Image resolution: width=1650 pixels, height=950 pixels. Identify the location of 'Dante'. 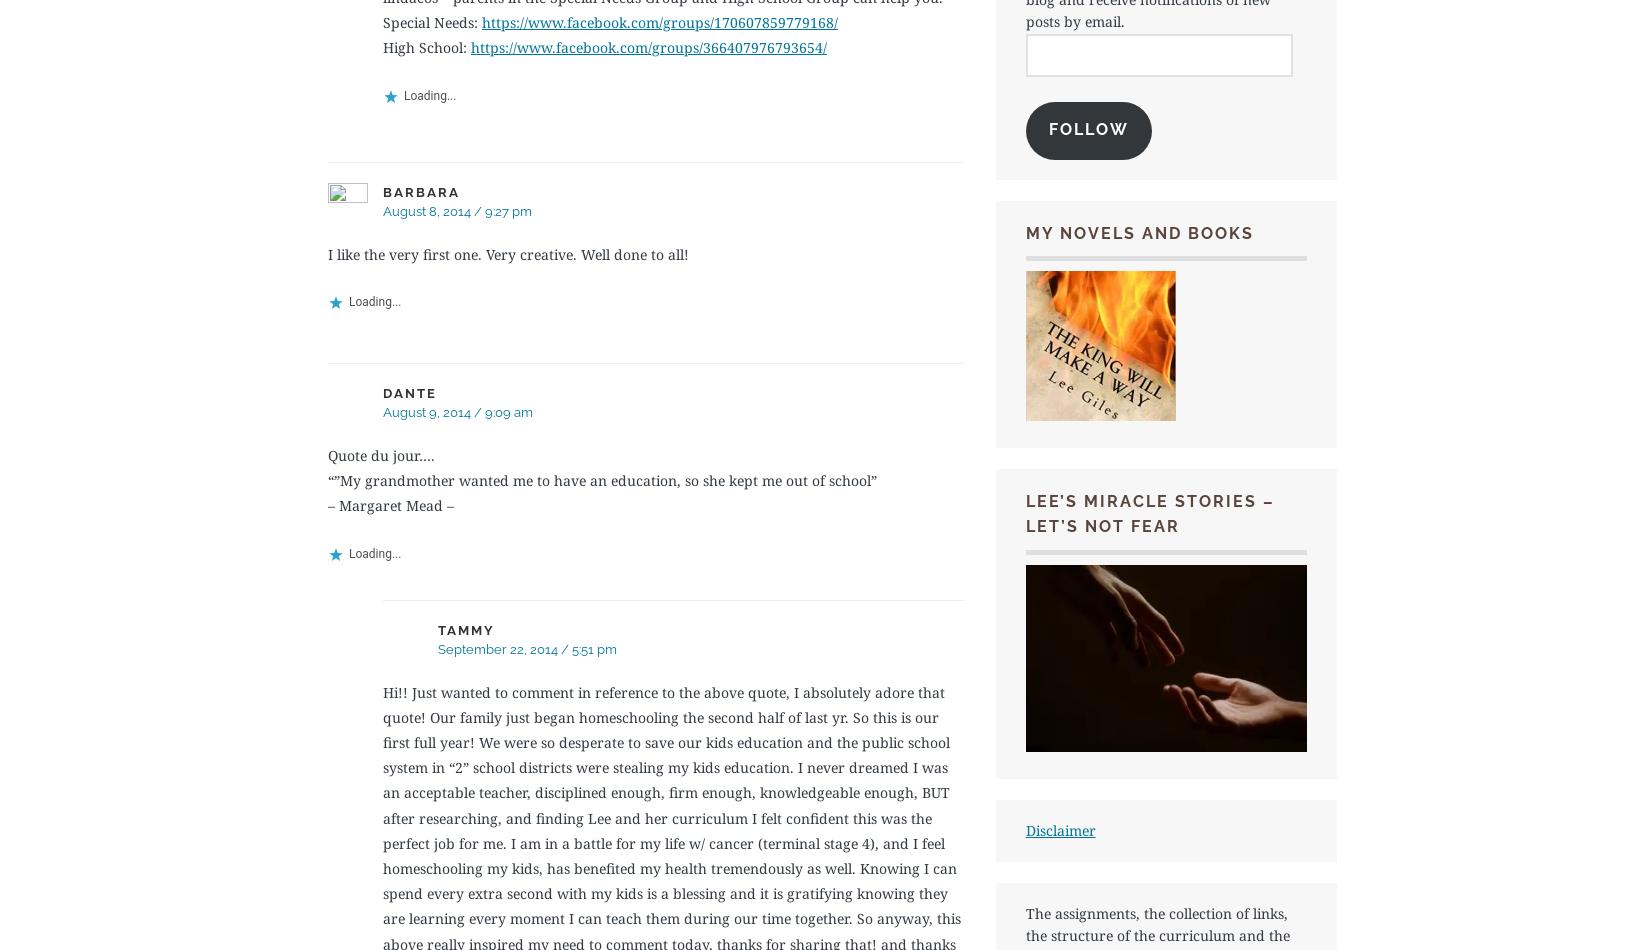
(410, 391).